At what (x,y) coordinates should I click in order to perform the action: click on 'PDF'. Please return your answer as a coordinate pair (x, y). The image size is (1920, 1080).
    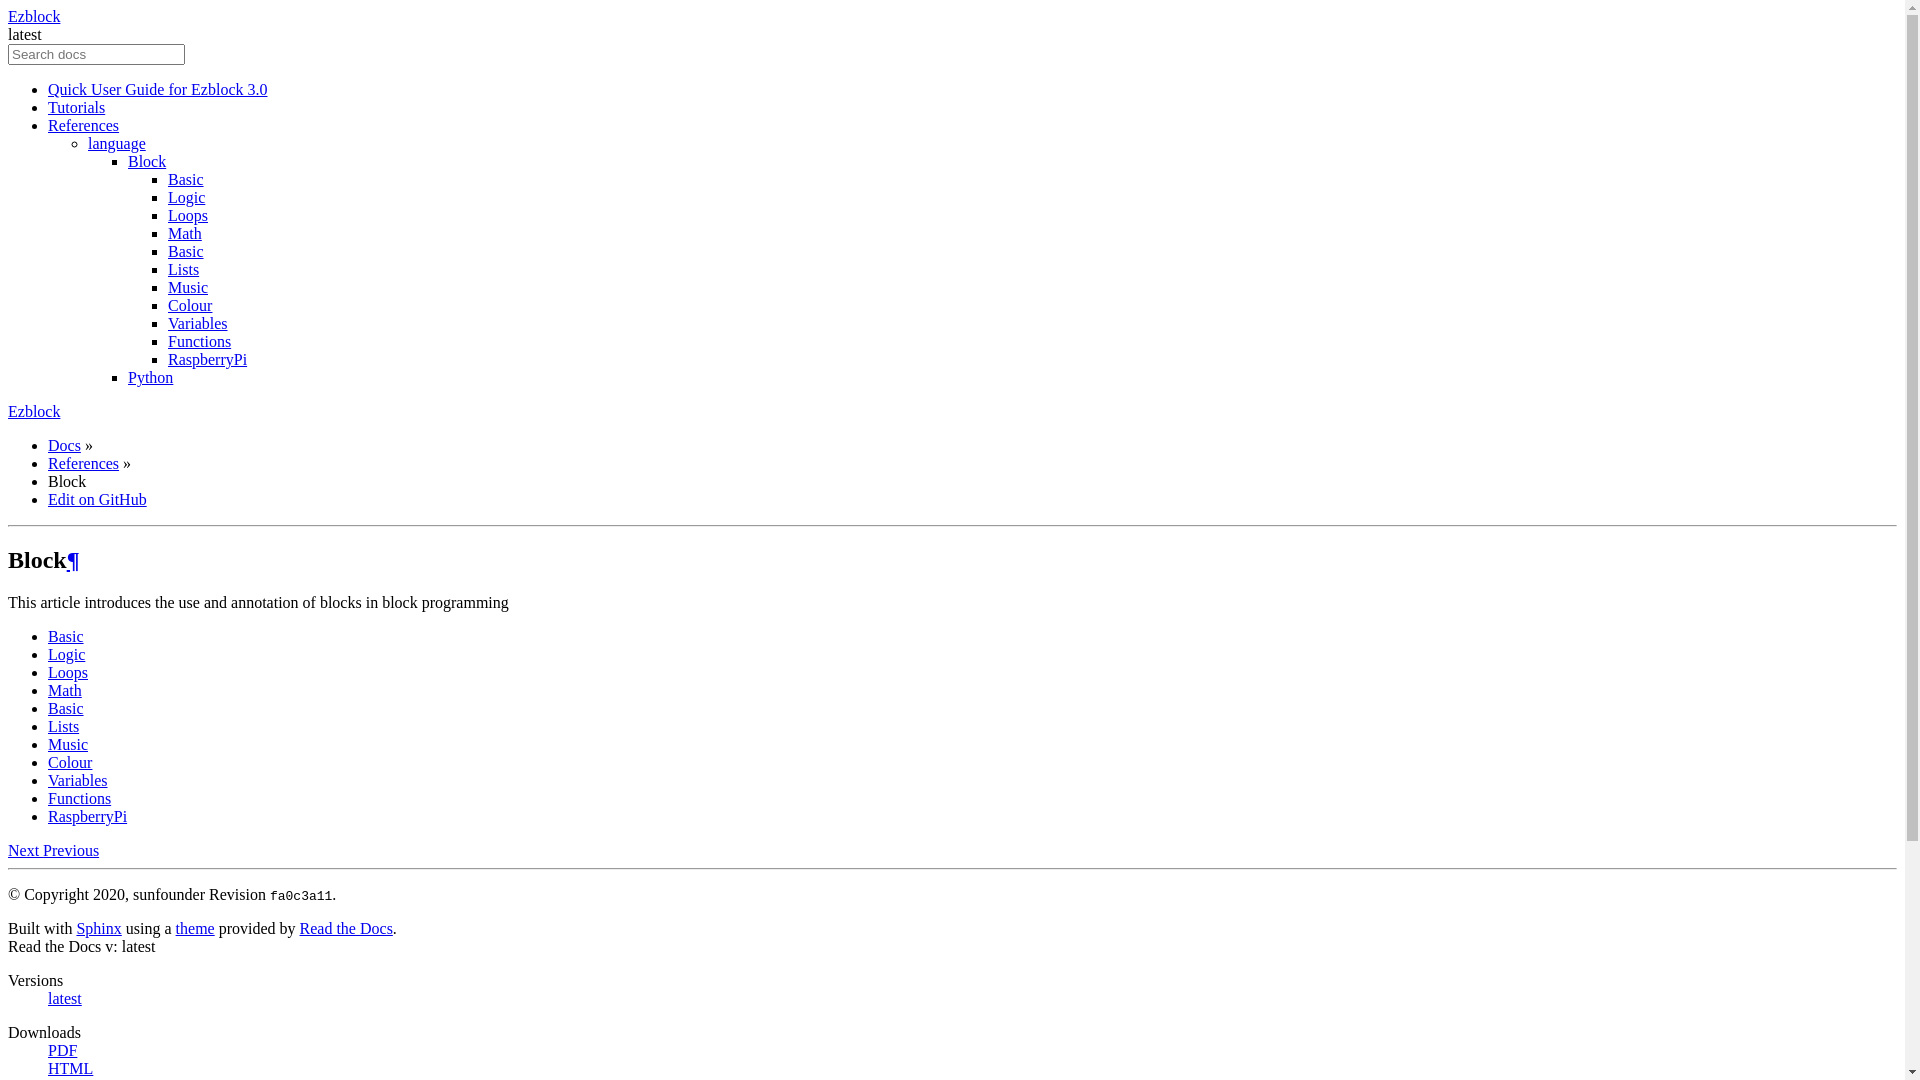
    Looking at the image, I should click on (62, 1049).